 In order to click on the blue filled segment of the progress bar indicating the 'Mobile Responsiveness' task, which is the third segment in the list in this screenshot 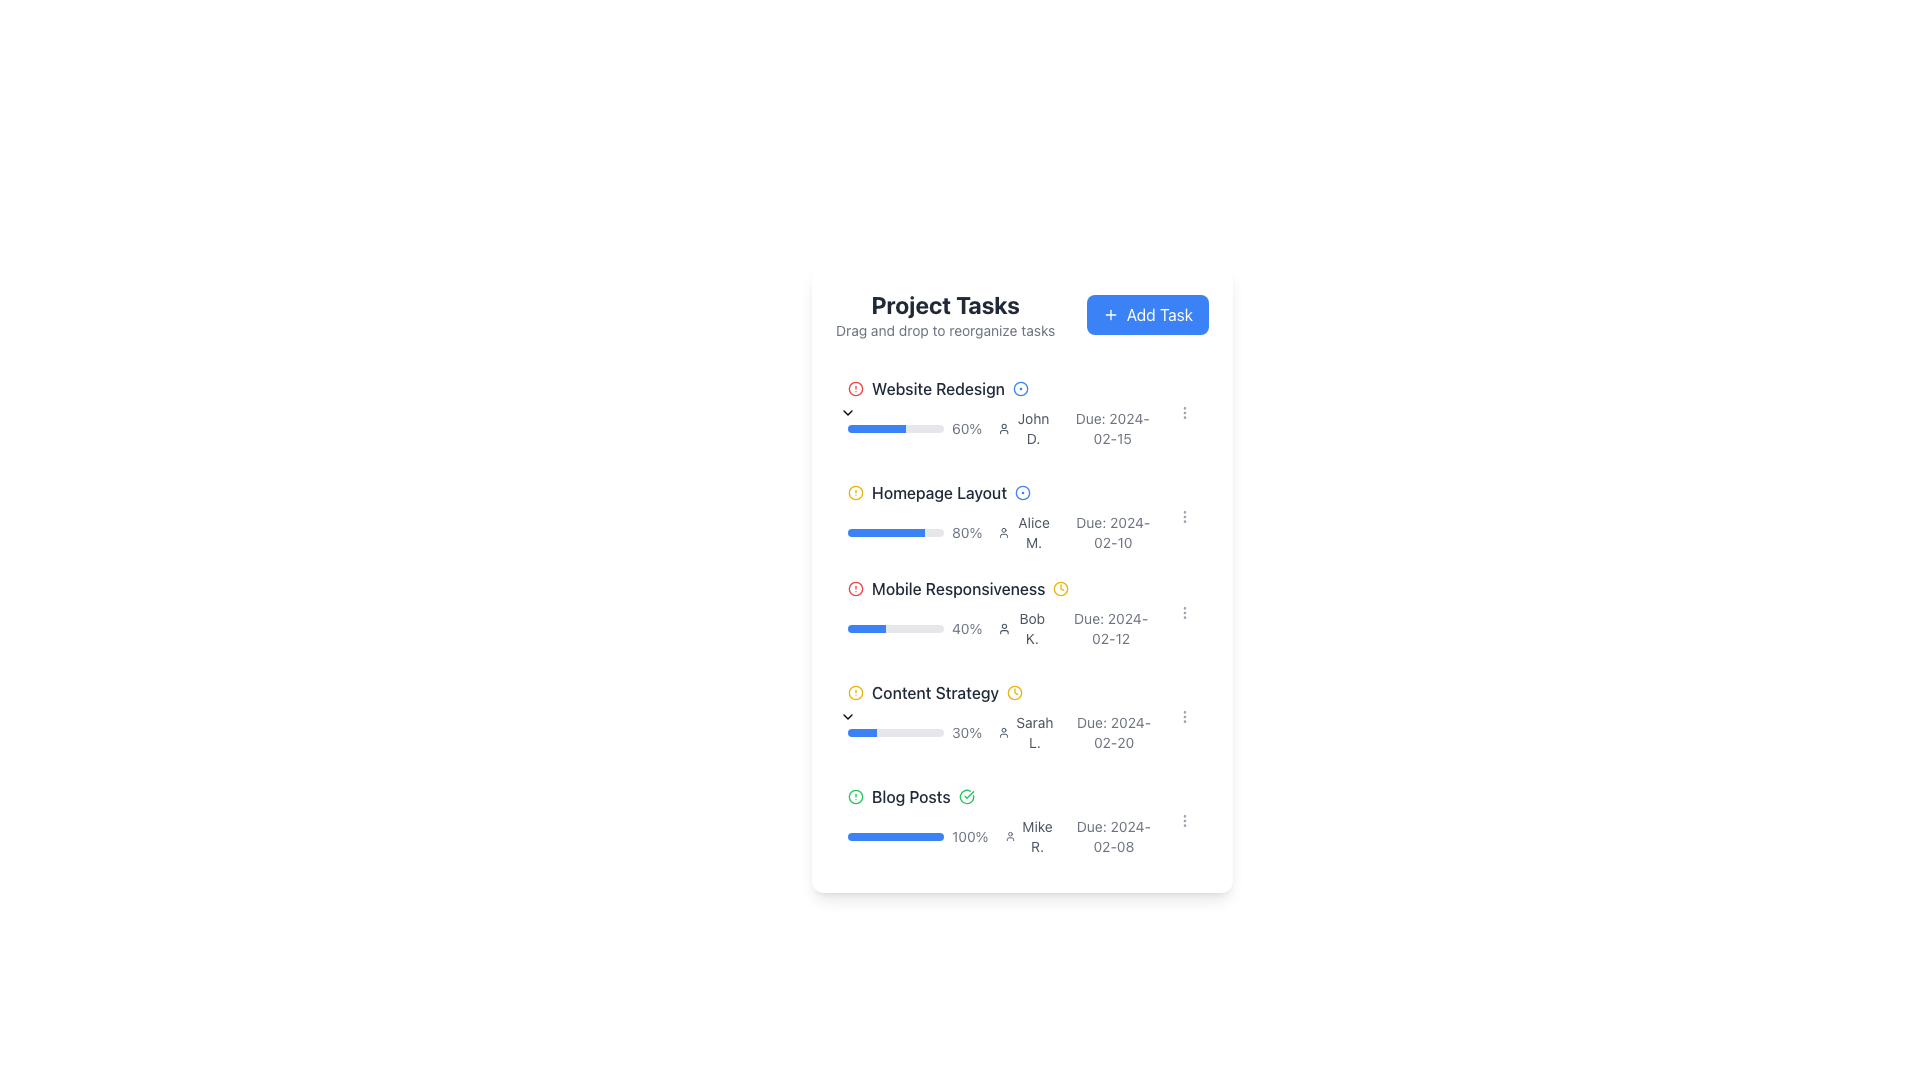, I will do `click(867, 627)`.